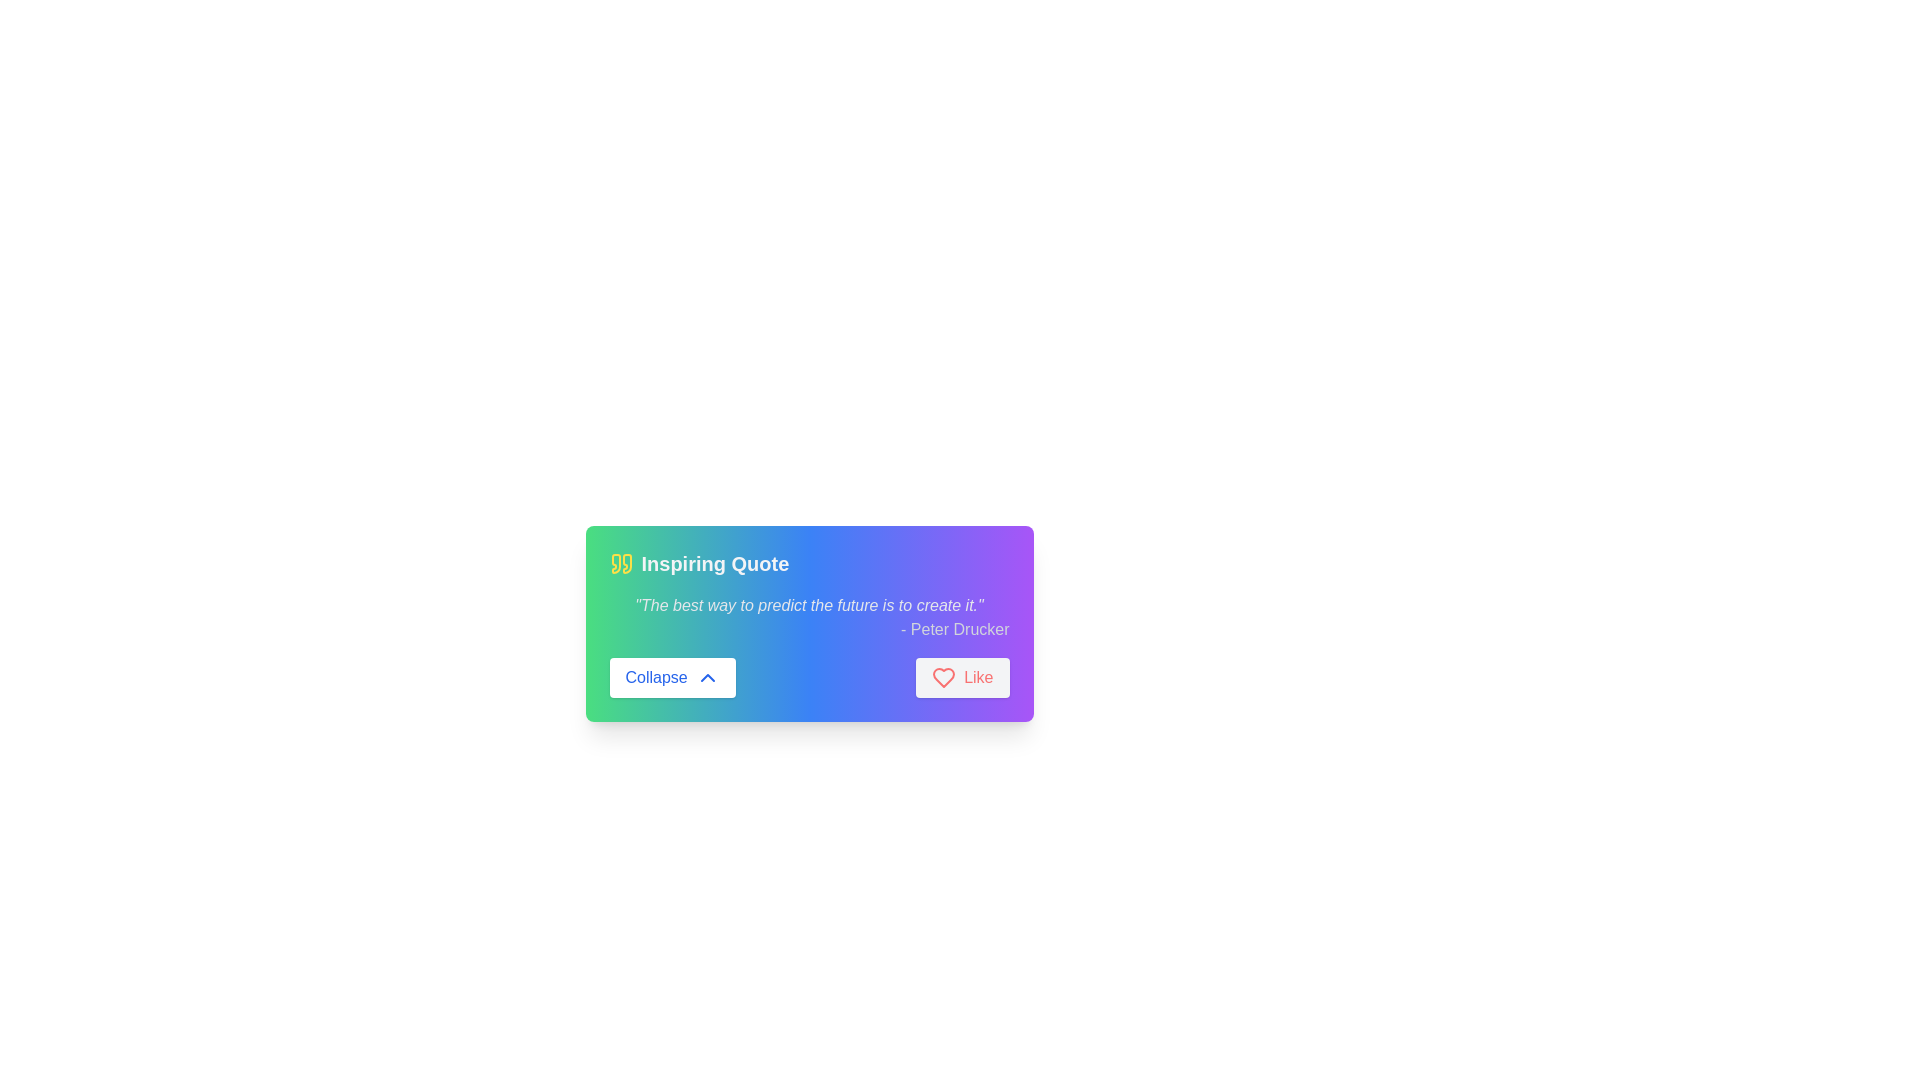 This screenshot has width=1920, height=1080. What do you see at coordinates (809, 616) in the screenshot?
I see `the static text element displaying the quote 'The best way to predict the future is to create it.' by Peter Drucker, which is styled in italics and aligned right within a gradient background` at bounding box center [809, 616].